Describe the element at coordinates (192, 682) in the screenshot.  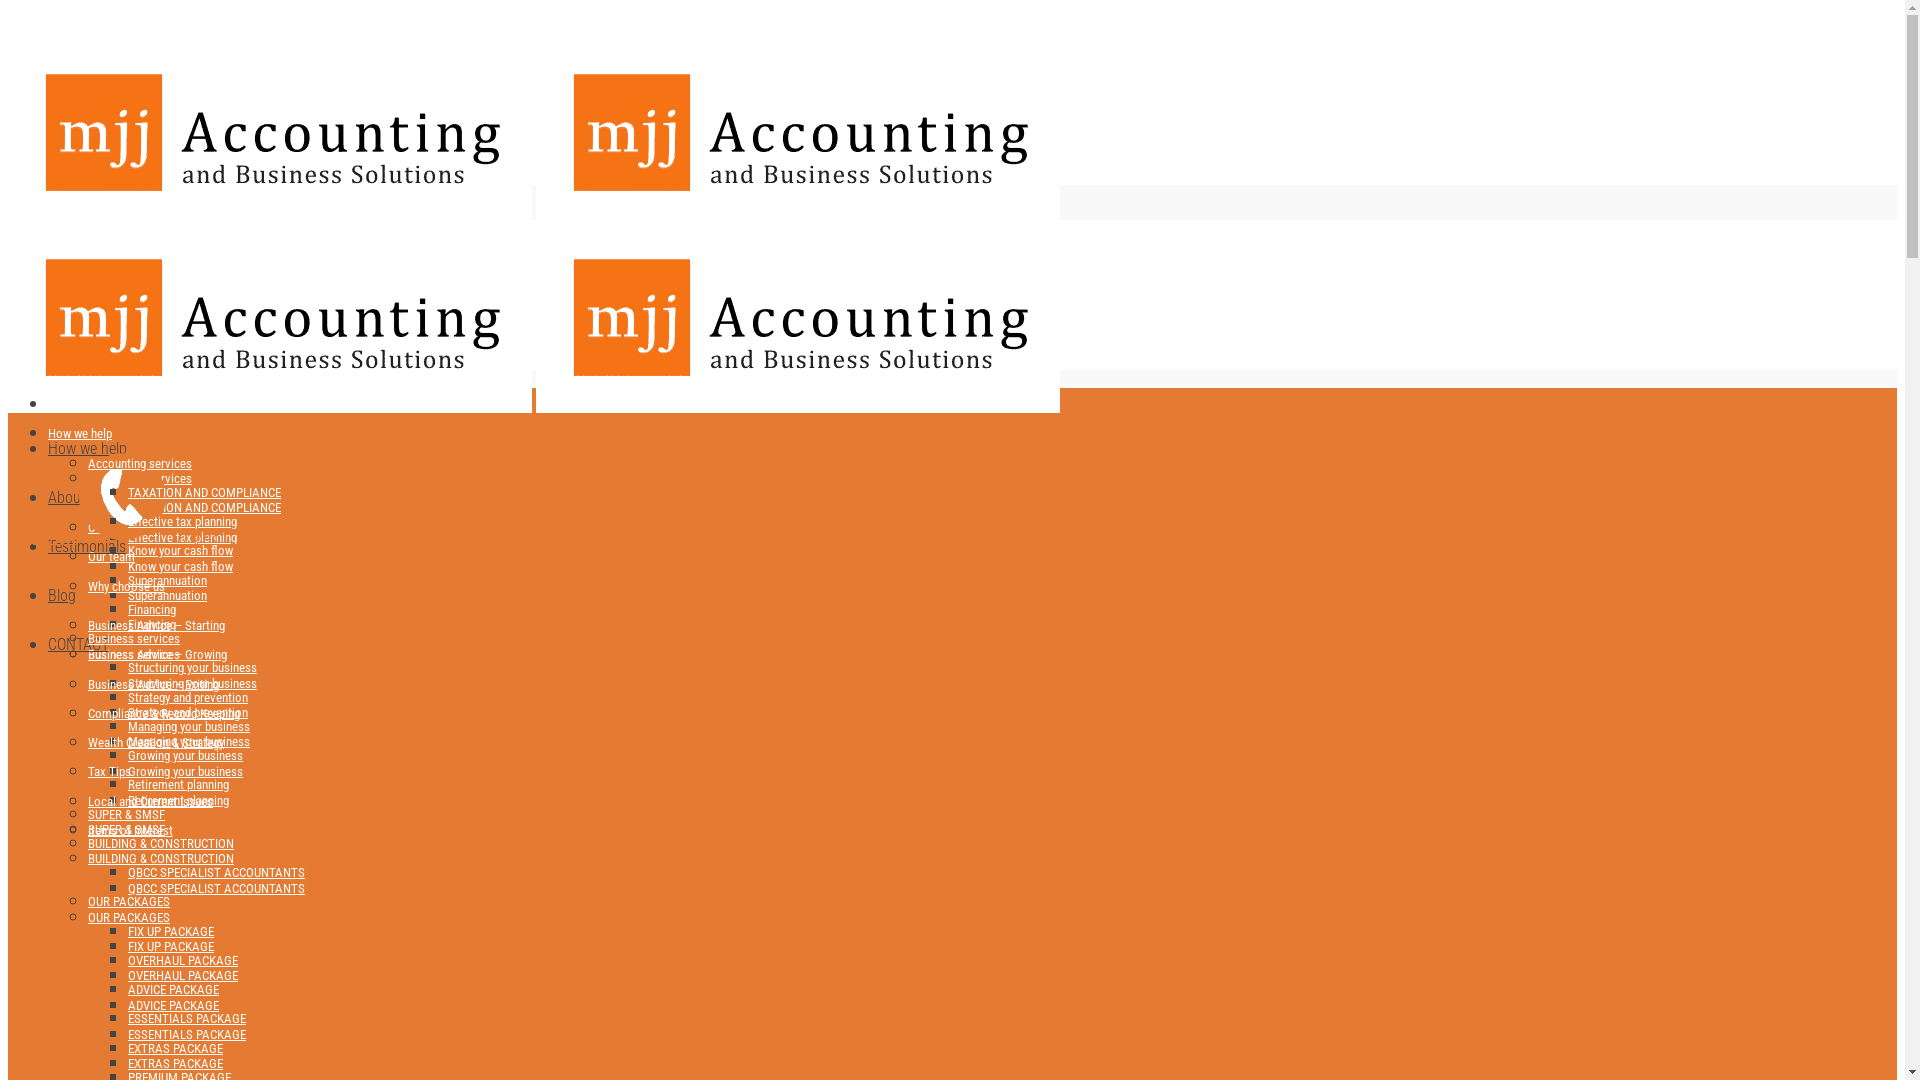
I see `'Structuring your business'` at that location.